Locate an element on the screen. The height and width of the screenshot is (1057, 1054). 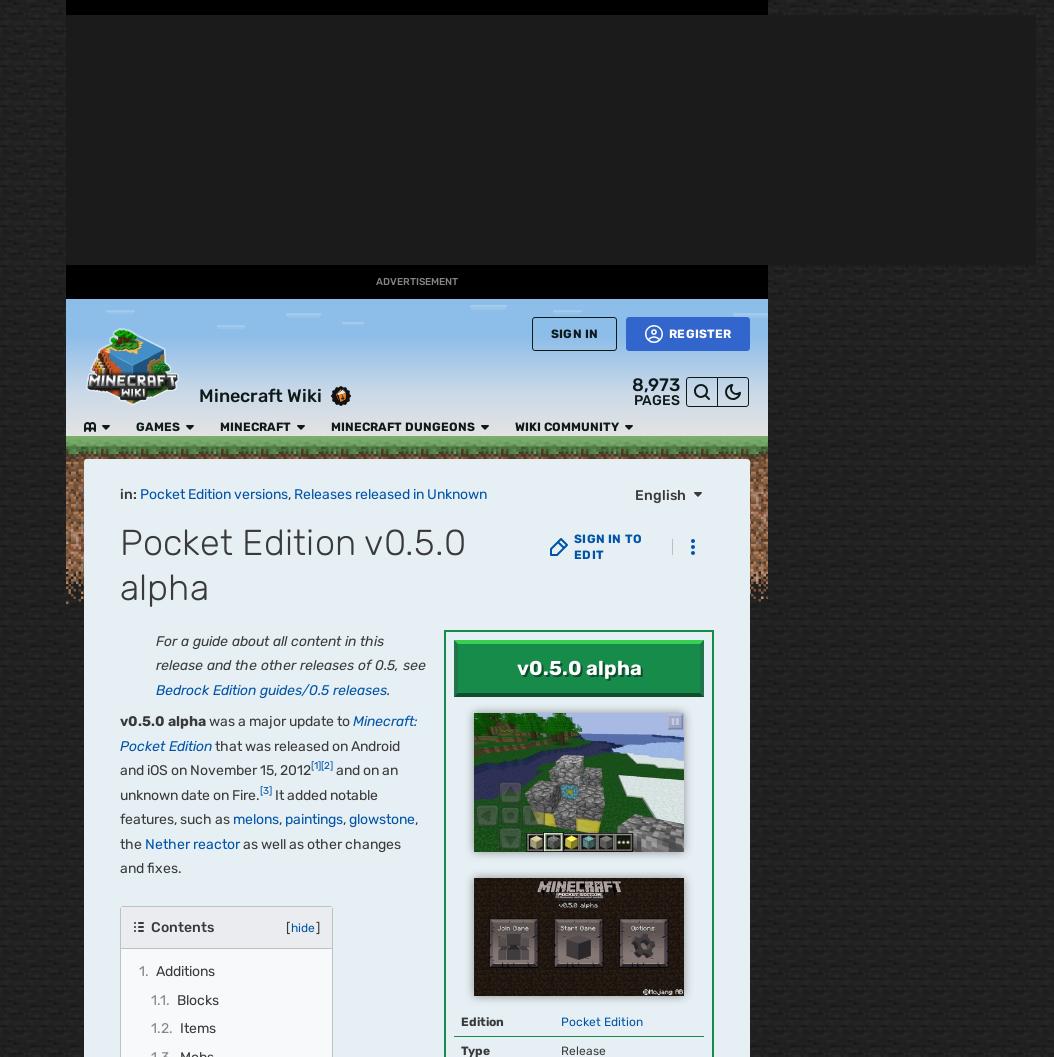
'Community content is available under' is located at coordinates (239, 79).